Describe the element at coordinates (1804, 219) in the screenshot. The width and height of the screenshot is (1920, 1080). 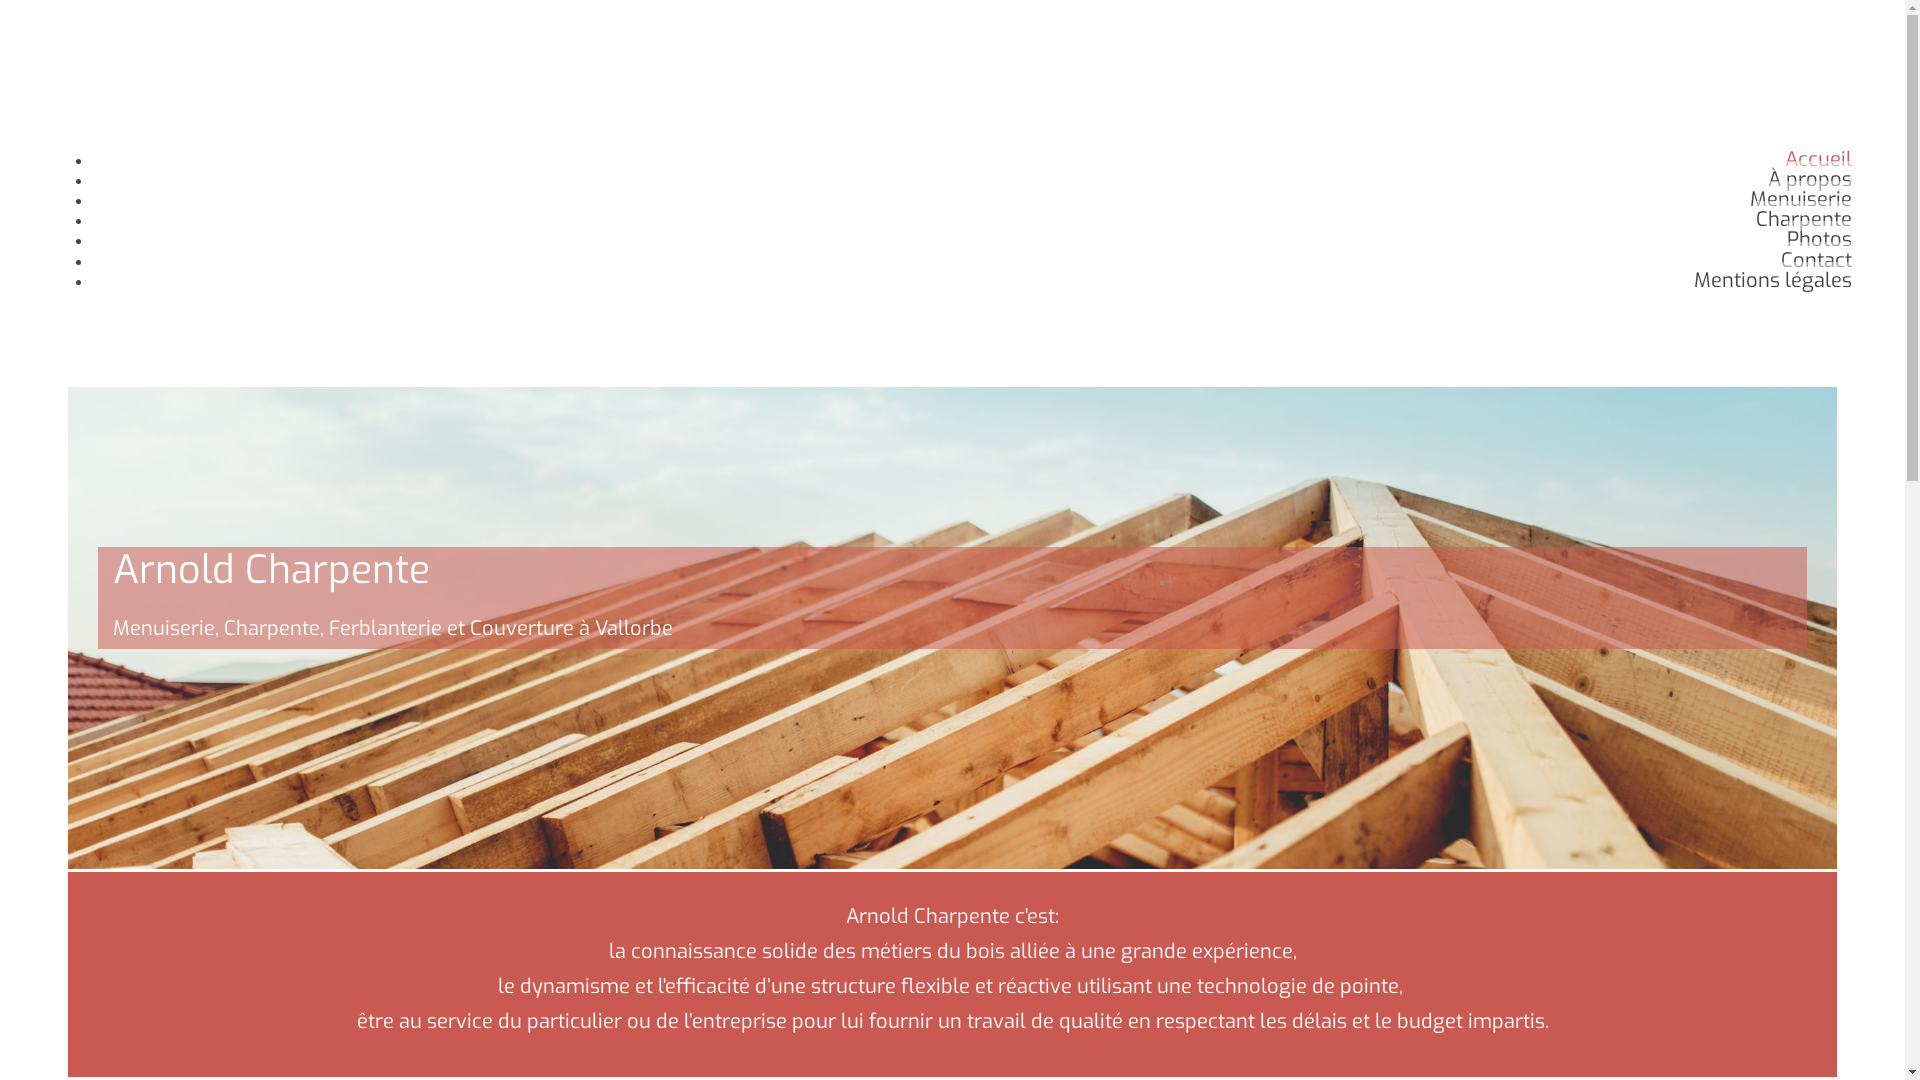
I see `'Charpente'` at that location.